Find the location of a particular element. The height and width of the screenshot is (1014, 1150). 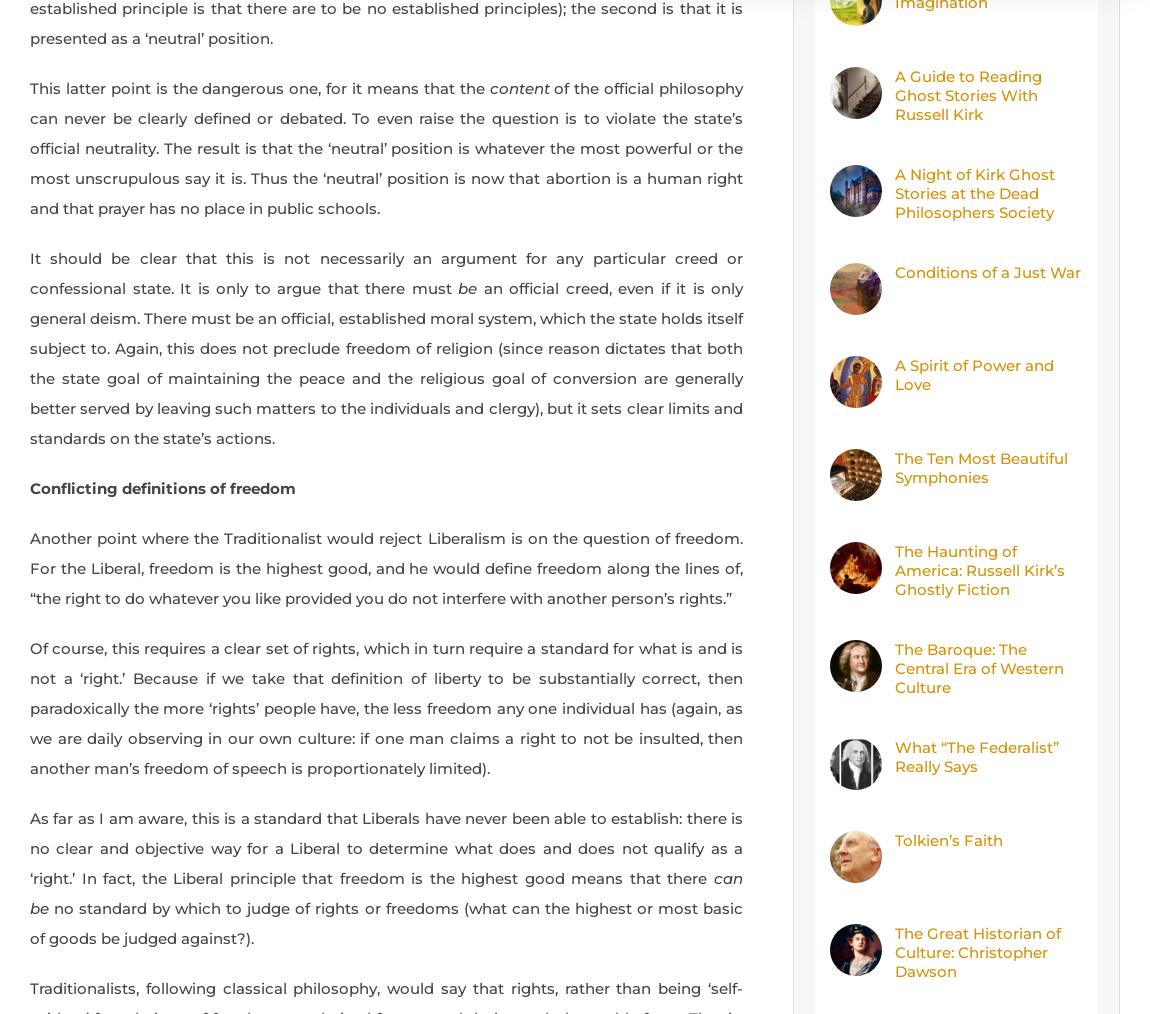

'A Guide to Reading Ghost Stories With Russell Kirk' is located at coordinates (968, 95).